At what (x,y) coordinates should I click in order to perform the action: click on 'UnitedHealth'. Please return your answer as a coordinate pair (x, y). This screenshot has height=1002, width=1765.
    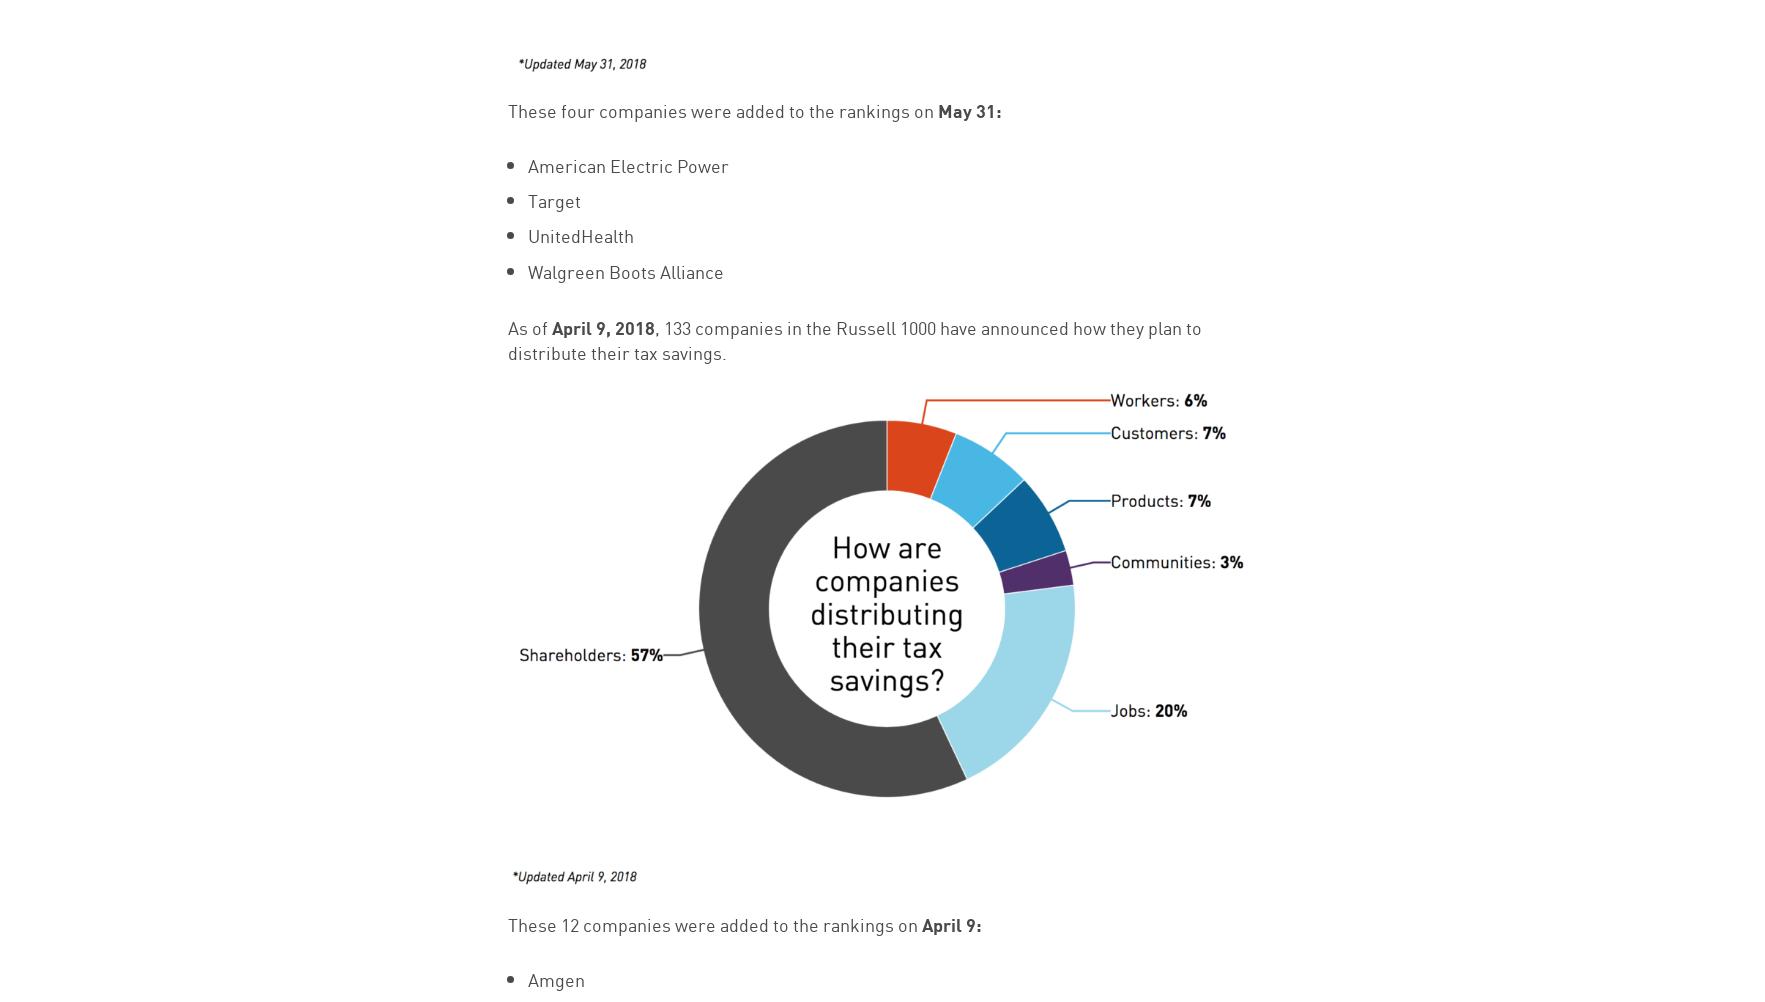
    Looking at the image, I should click on (526, 234).